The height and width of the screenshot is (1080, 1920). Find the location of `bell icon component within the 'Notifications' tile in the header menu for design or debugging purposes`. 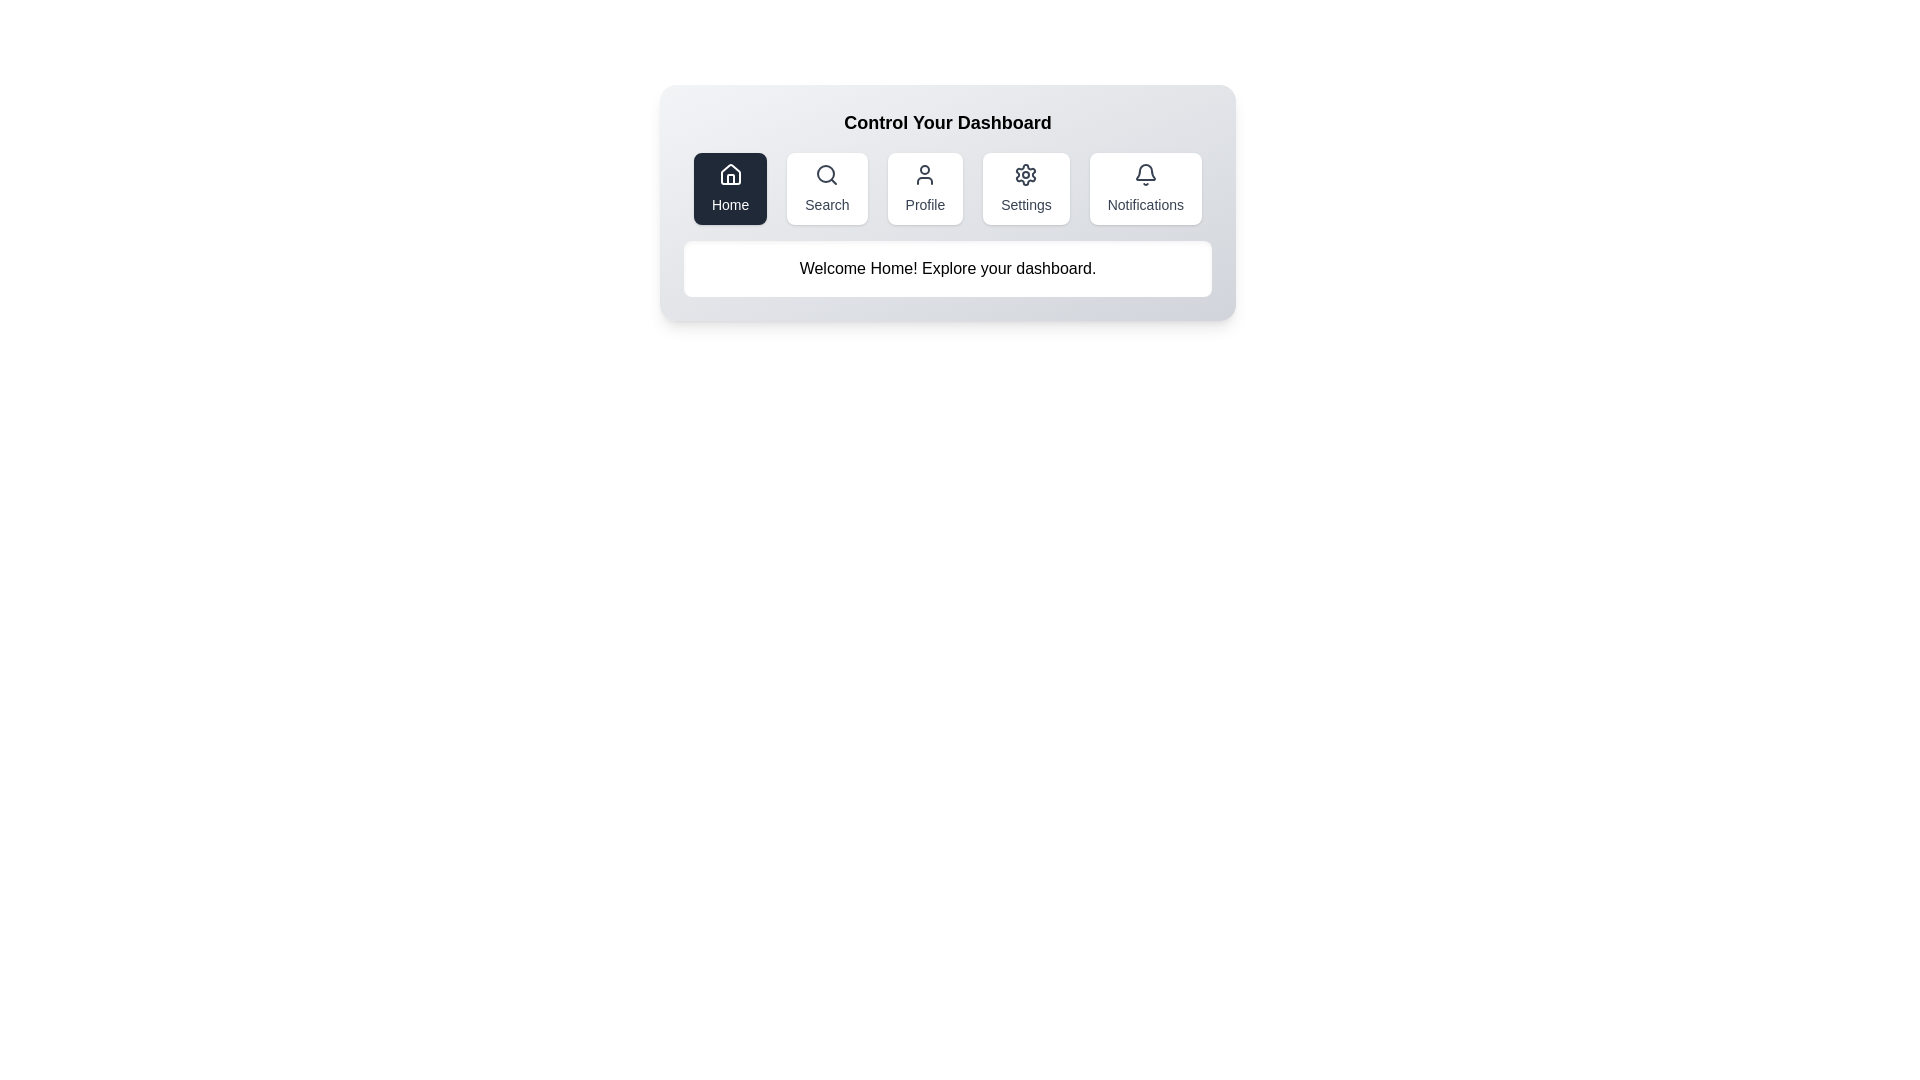

bell icon component within the 'Notifications' tile in the header menu for design or debugging purposes is located at coordinates (1145, 171).